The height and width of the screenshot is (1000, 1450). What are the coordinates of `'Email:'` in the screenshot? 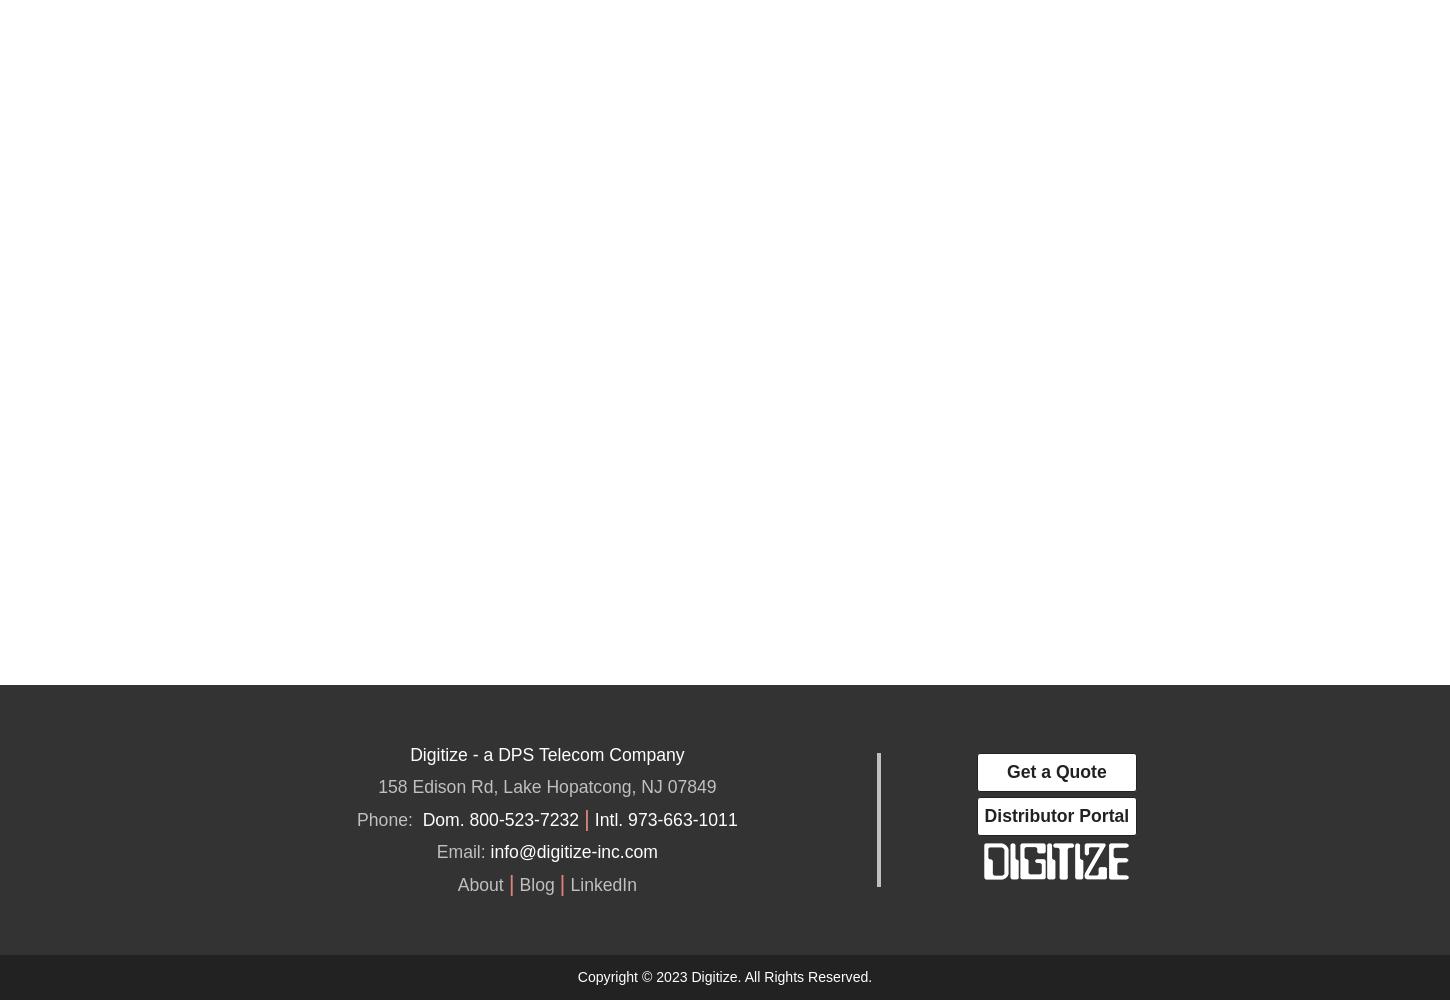 It's located at (435, 851).